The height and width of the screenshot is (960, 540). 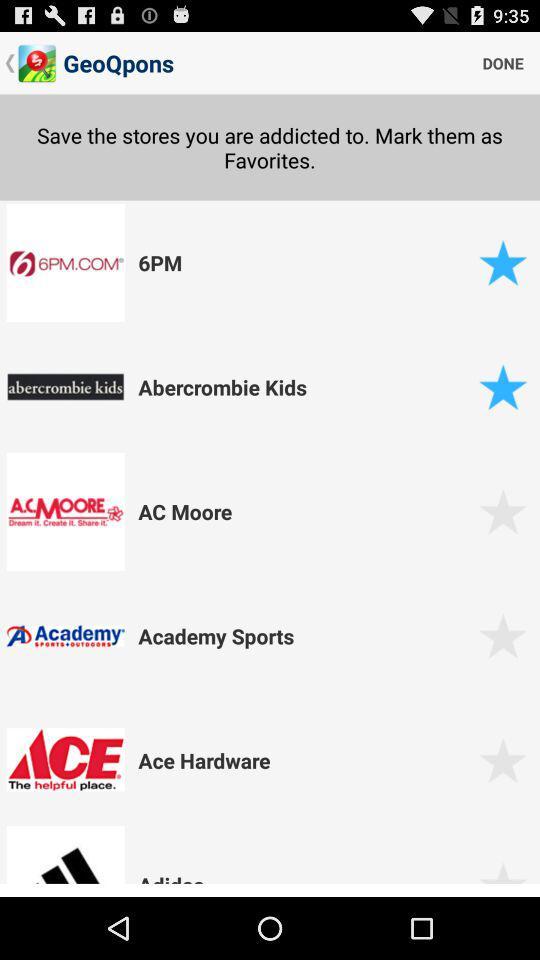 I want to click on the 6pm icon, so click(x=305, y=261).